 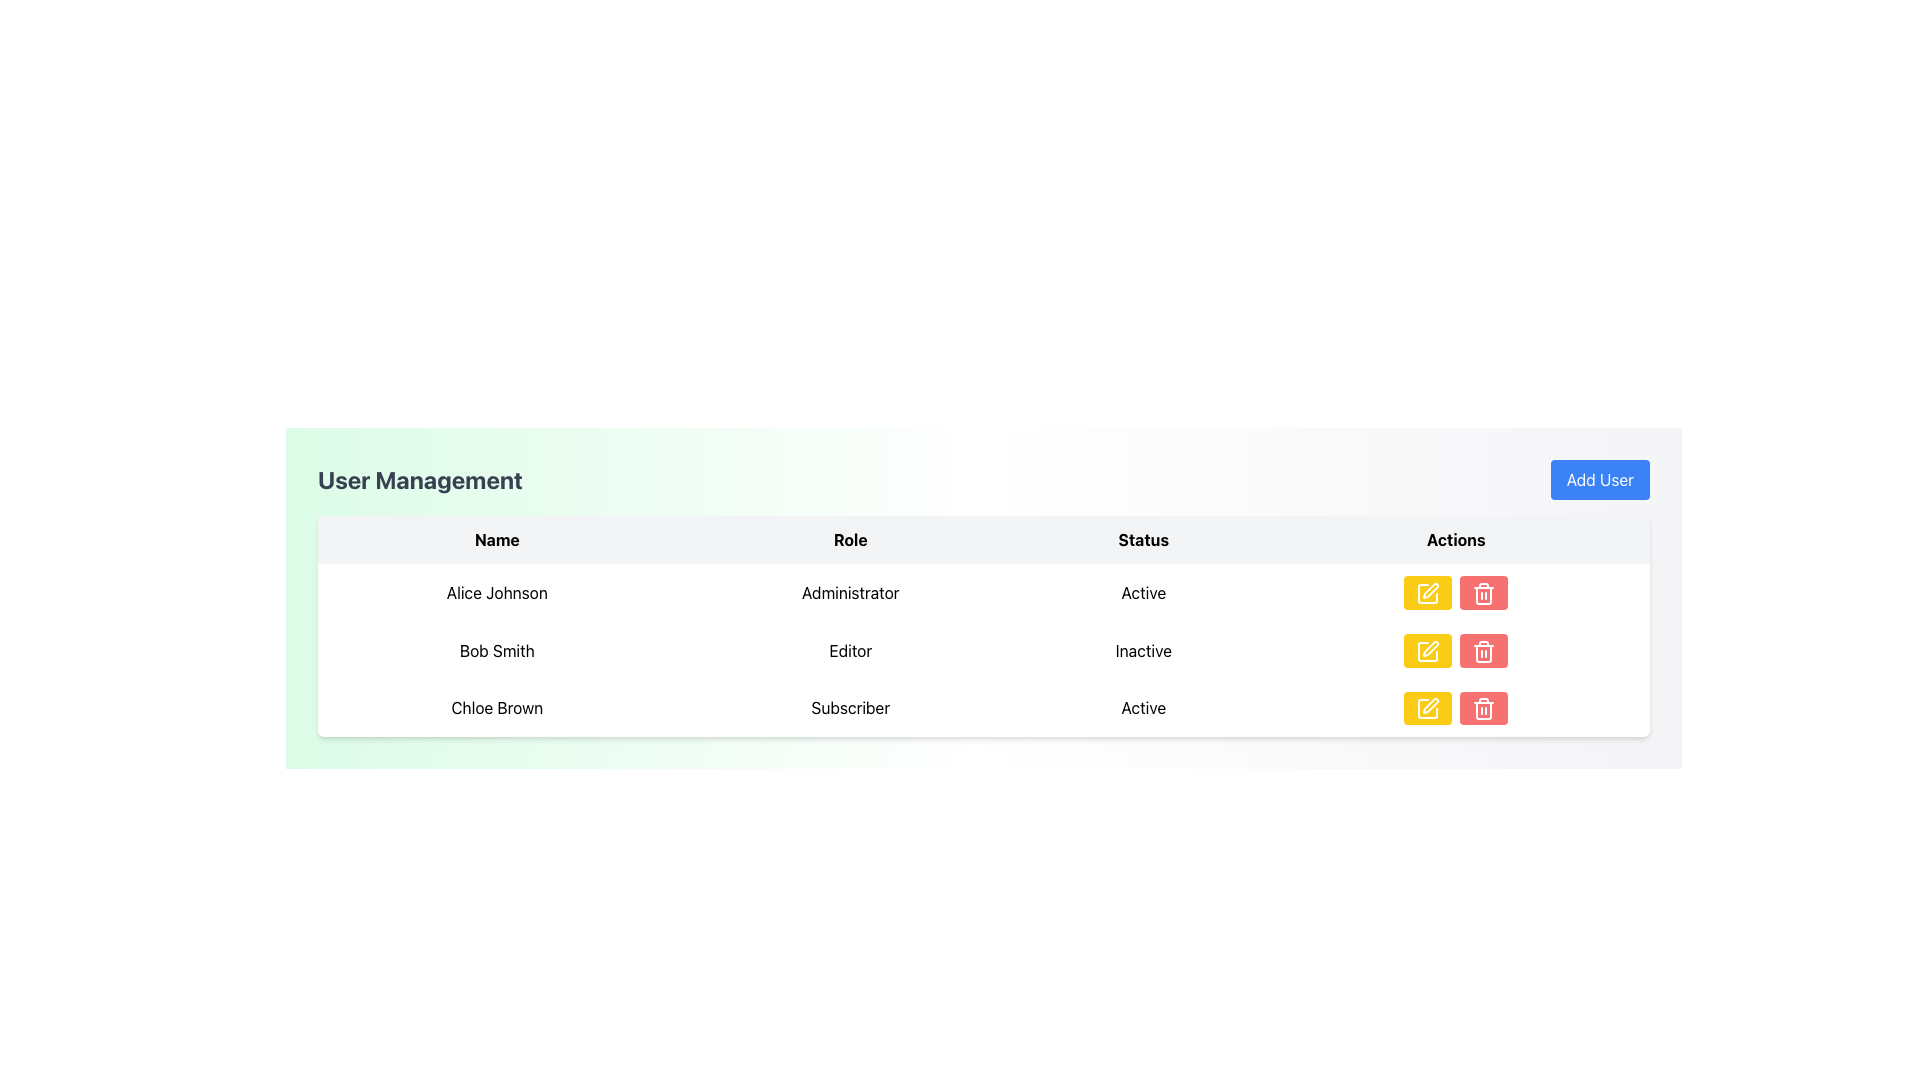 I want to click on the static text label displaying the user's name located in the first column of the first data row in the user management table, so click(x=497, y=591).